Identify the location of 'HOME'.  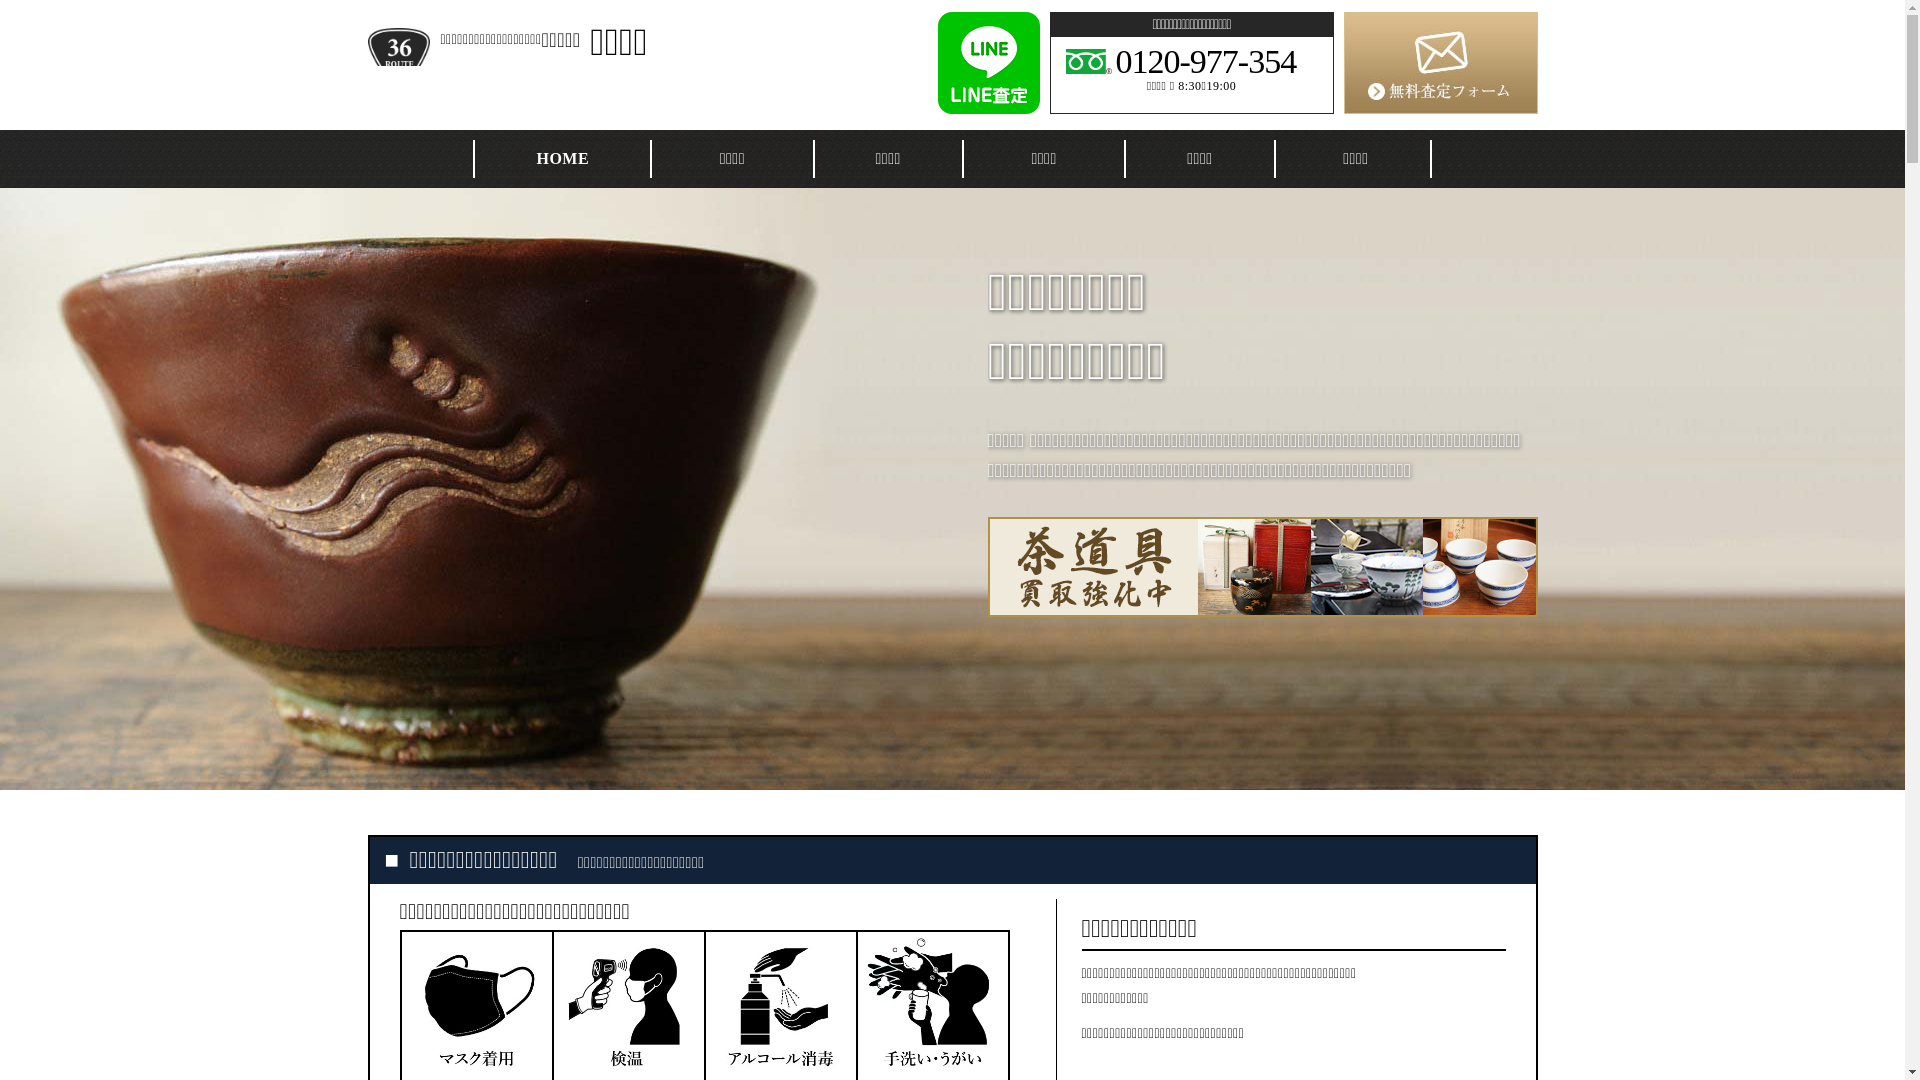
(561, 157).